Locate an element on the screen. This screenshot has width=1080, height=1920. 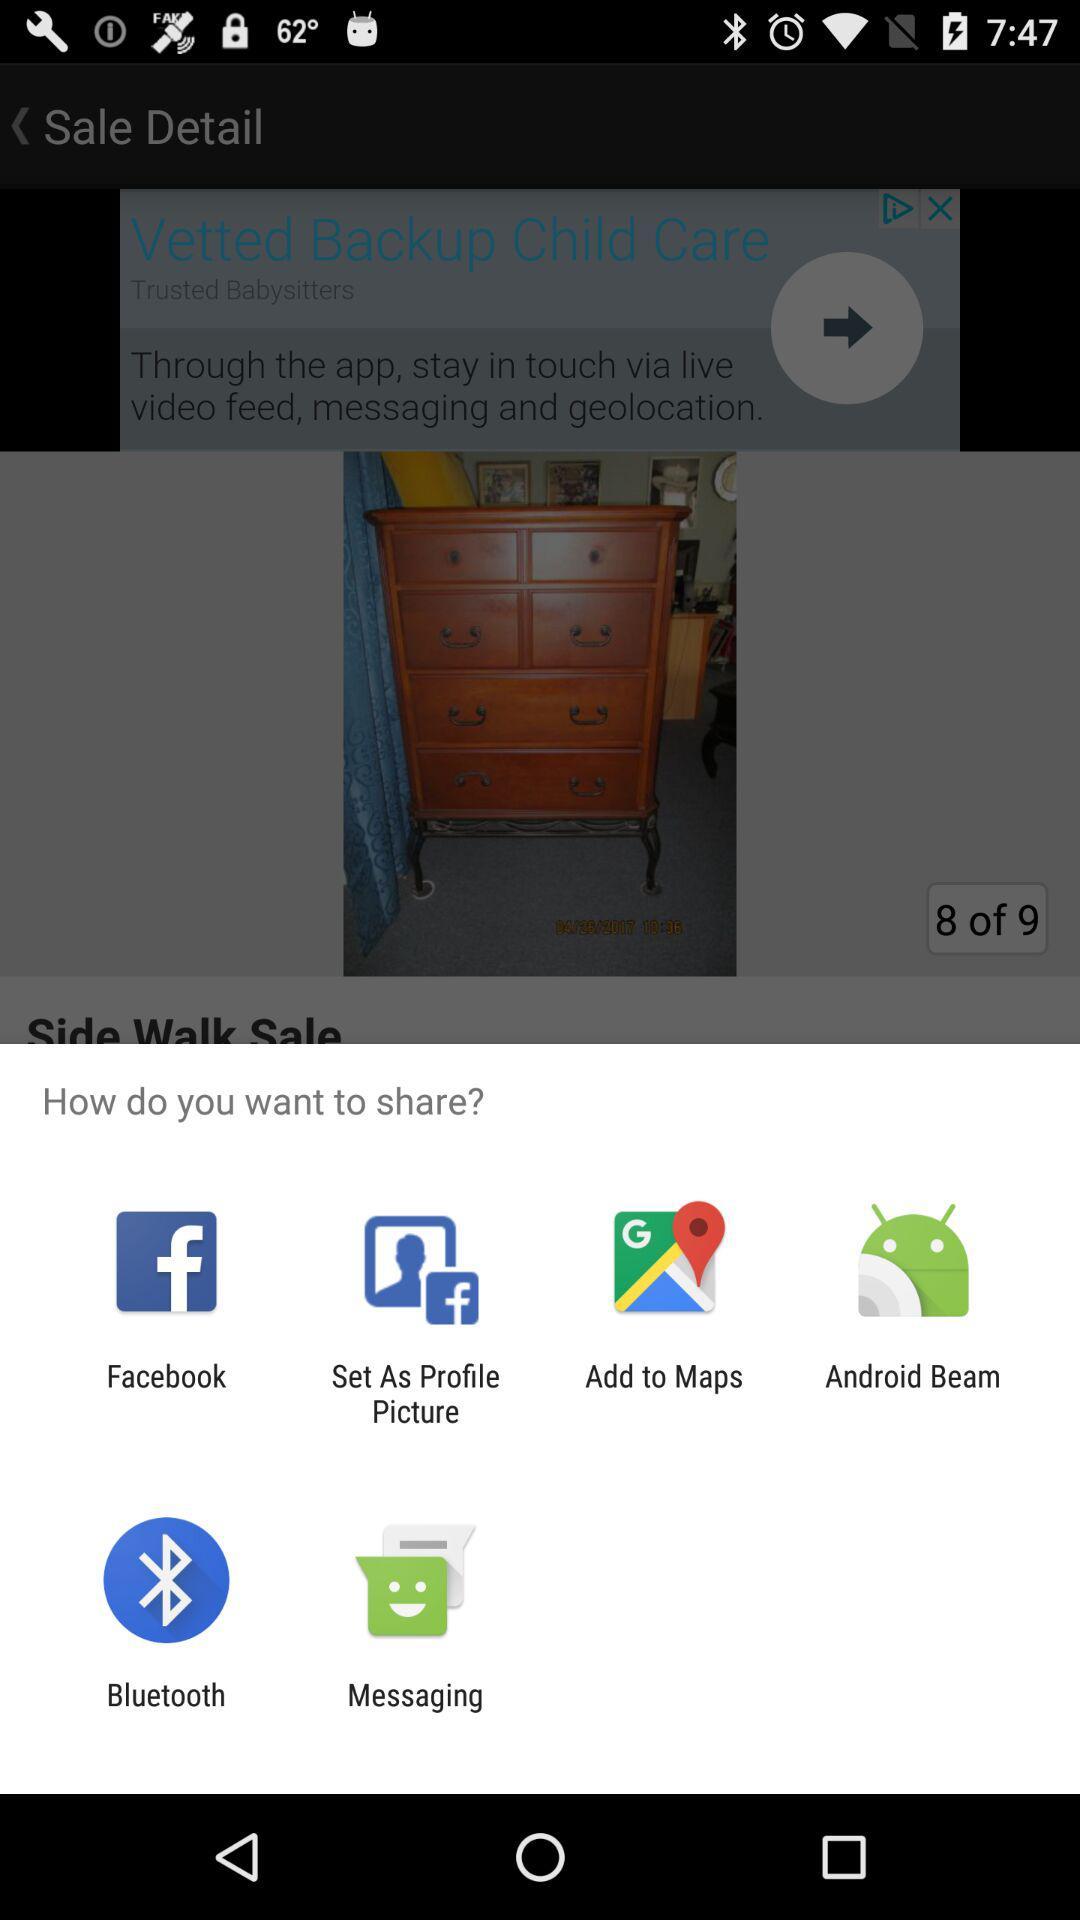
the set as profile is located at coordinates (414, 1392).